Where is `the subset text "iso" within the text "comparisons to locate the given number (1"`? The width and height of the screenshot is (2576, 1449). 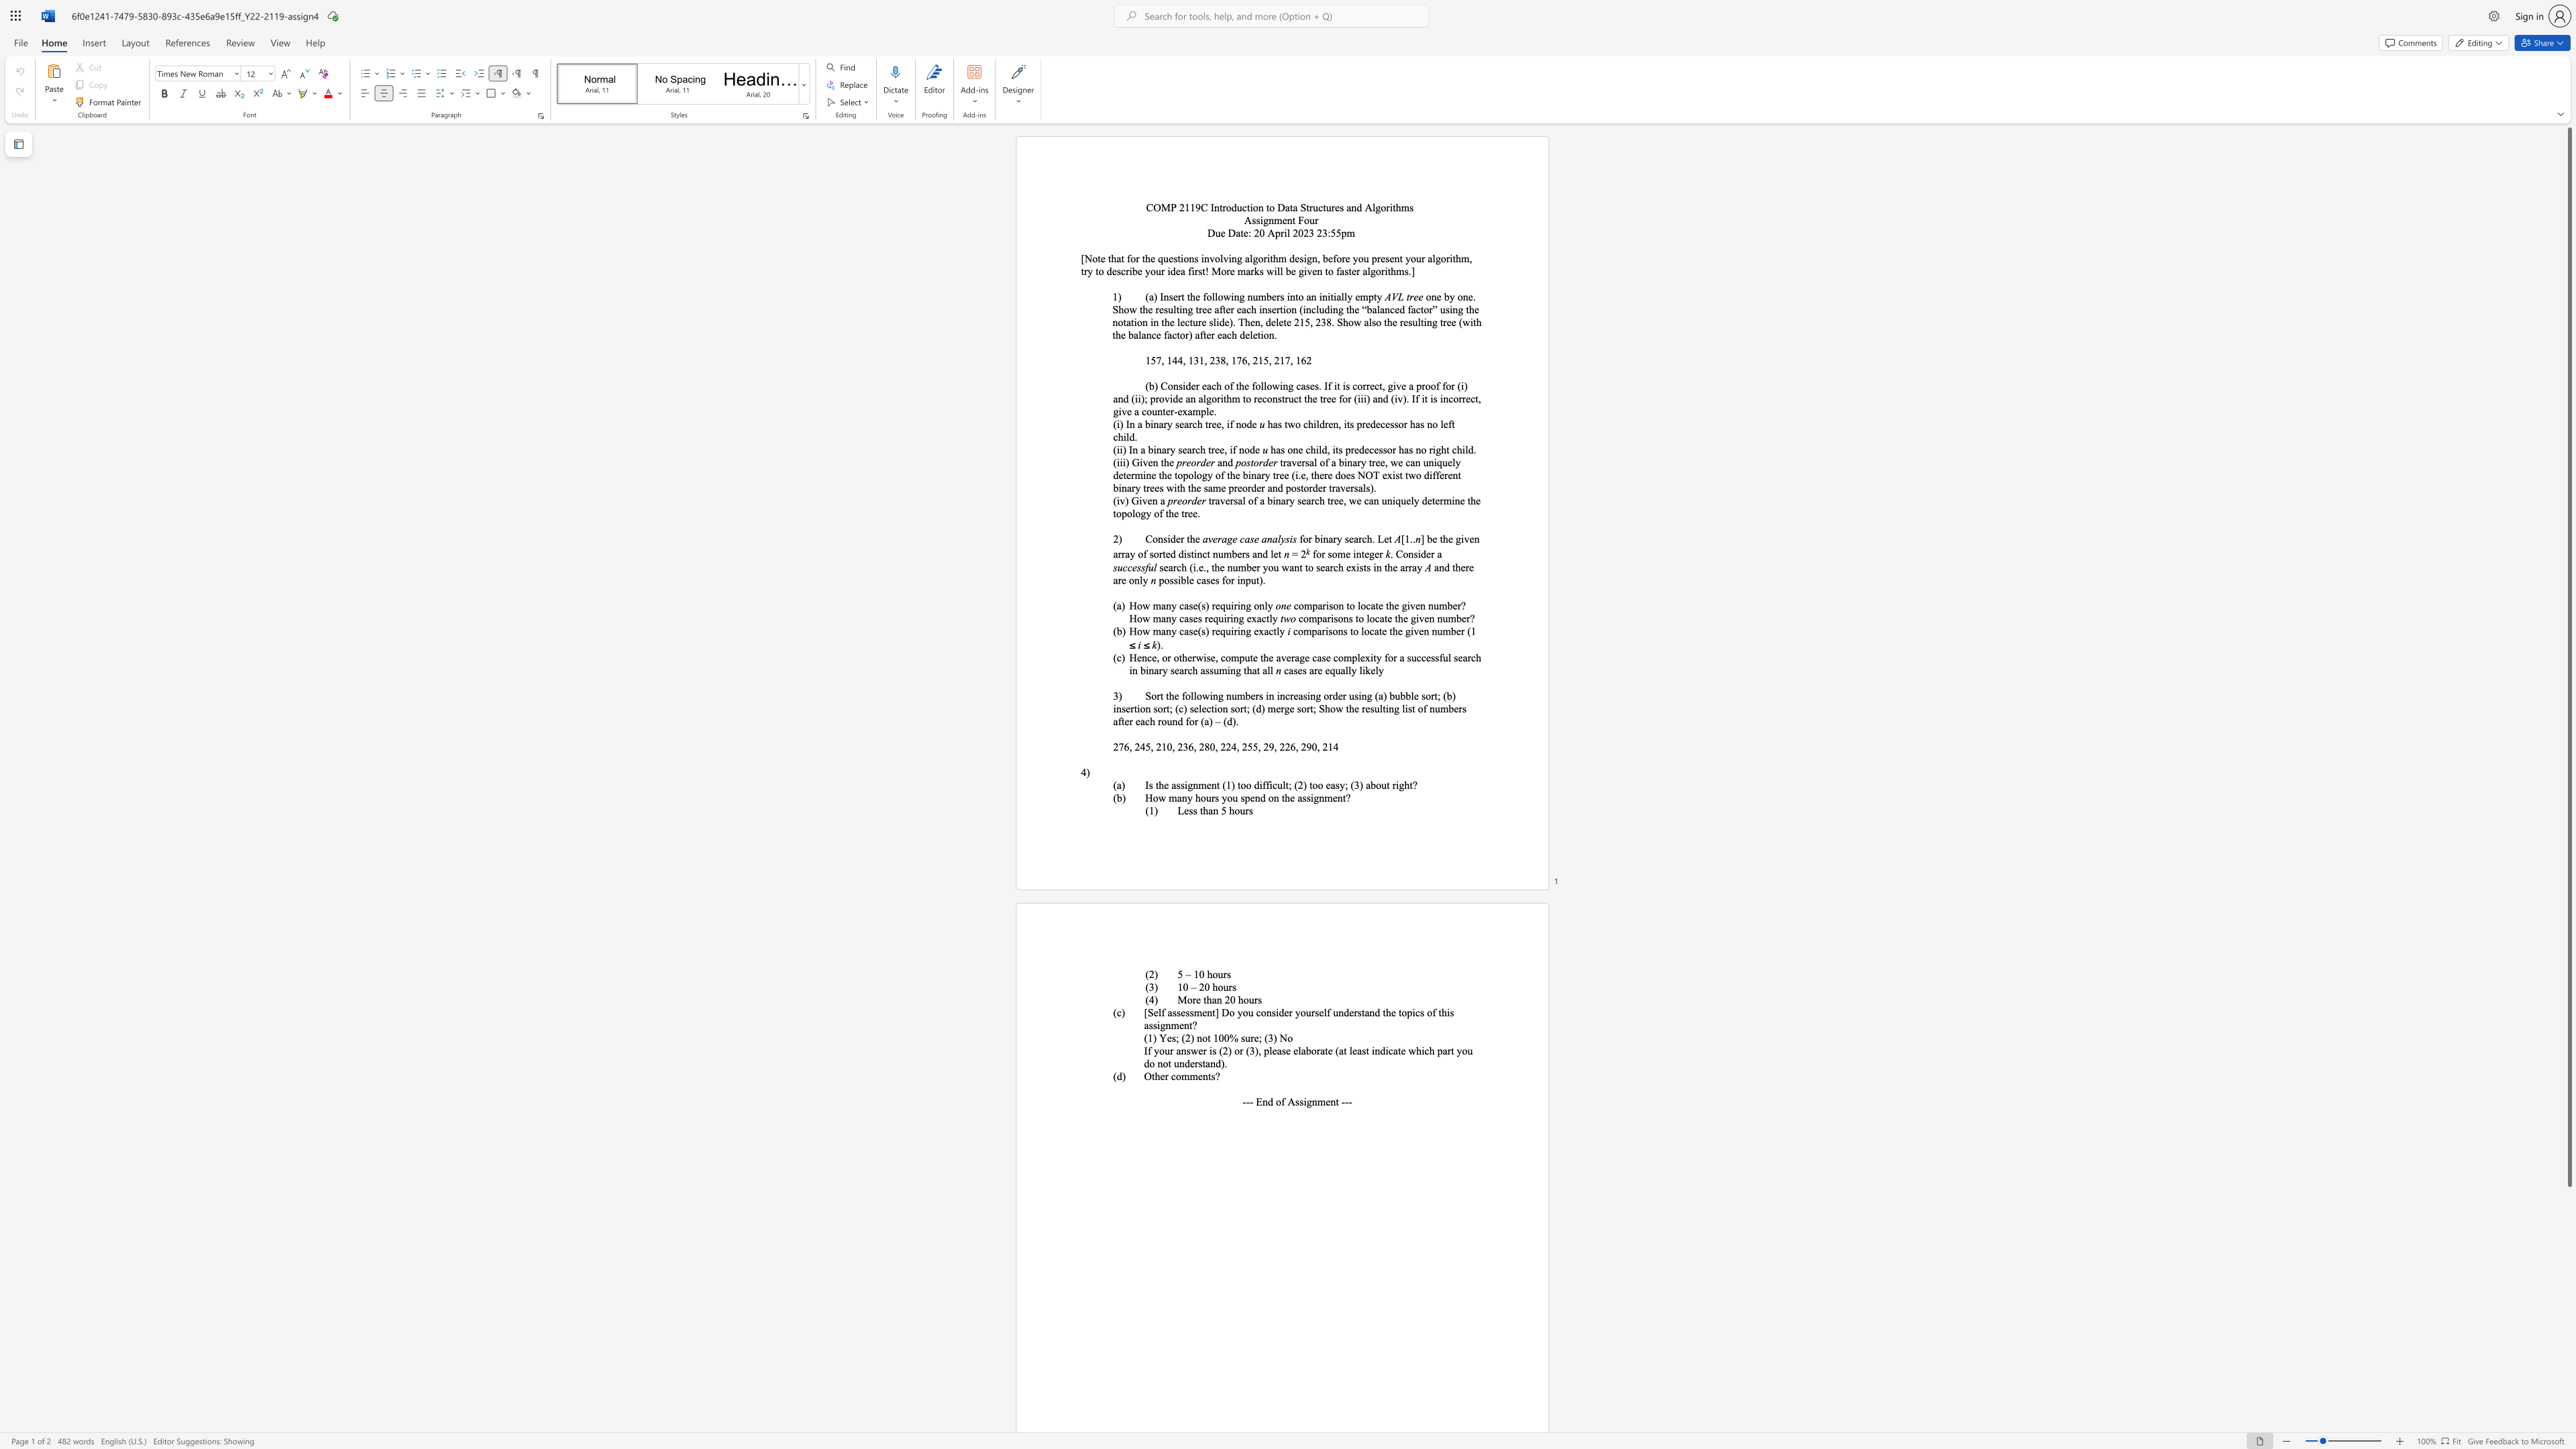
the subset text "iso" within the text "comparisons to locate the given number (1" is located at coordinates (1324, 631).